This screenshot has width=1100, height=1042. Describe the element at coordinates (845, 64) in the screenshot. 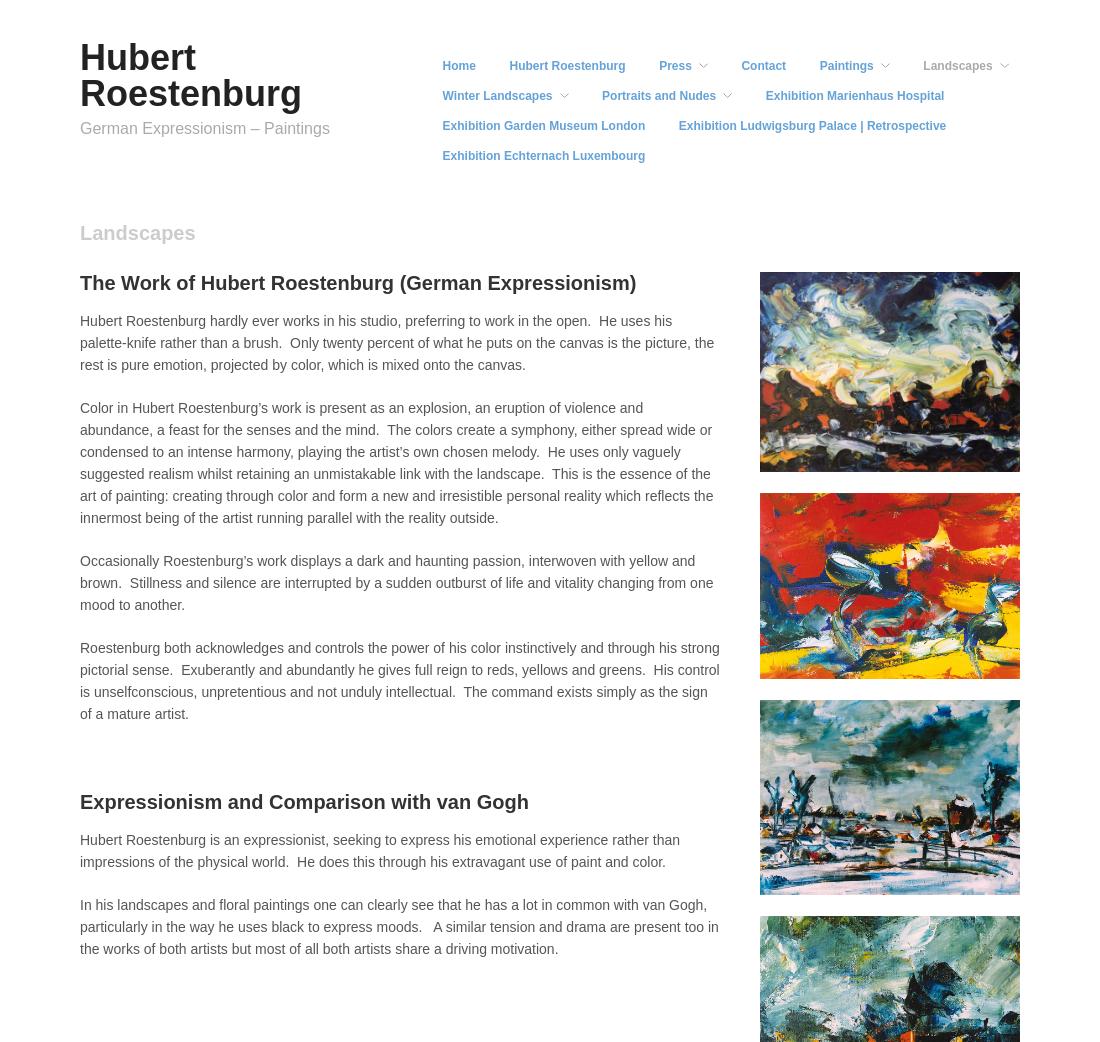

I see `'Paintings'` at that location.